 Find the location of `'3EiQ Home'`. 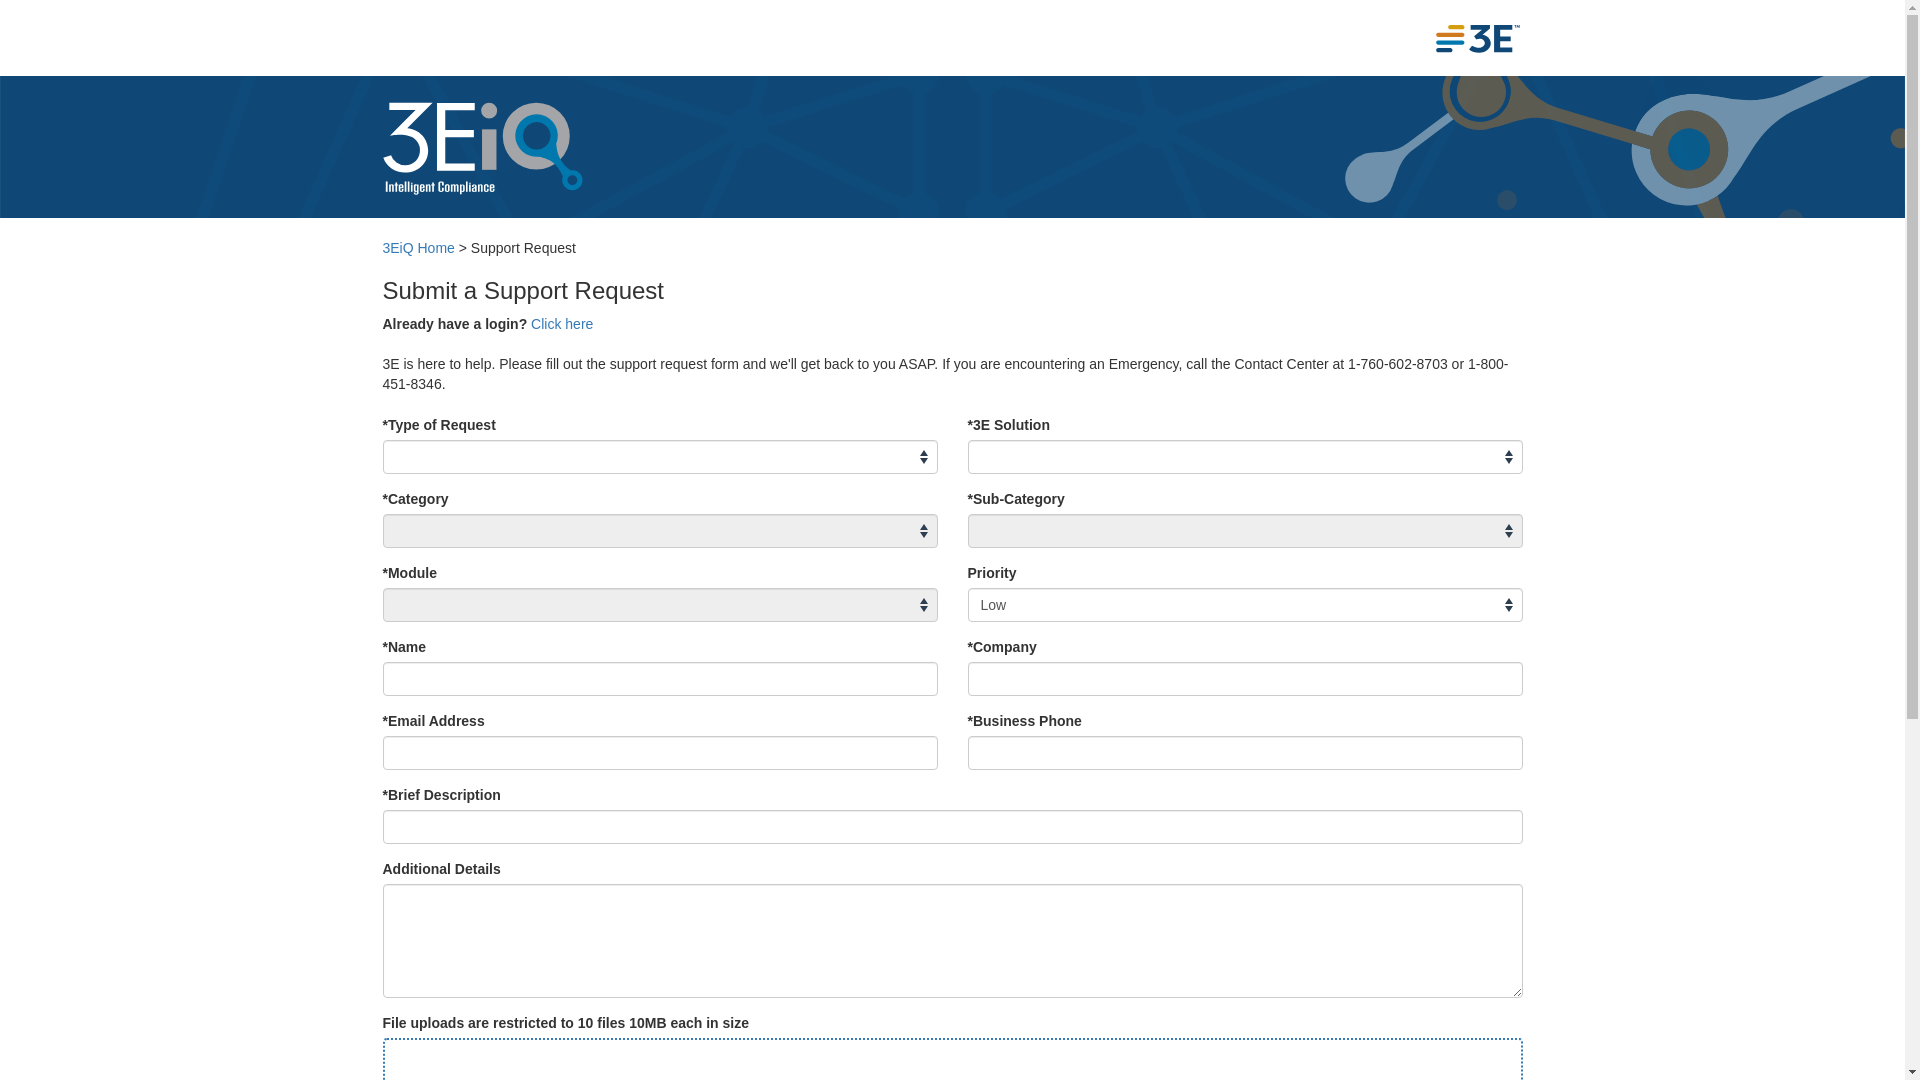

'3EiQ Home' is located at coordinates (416, 246).